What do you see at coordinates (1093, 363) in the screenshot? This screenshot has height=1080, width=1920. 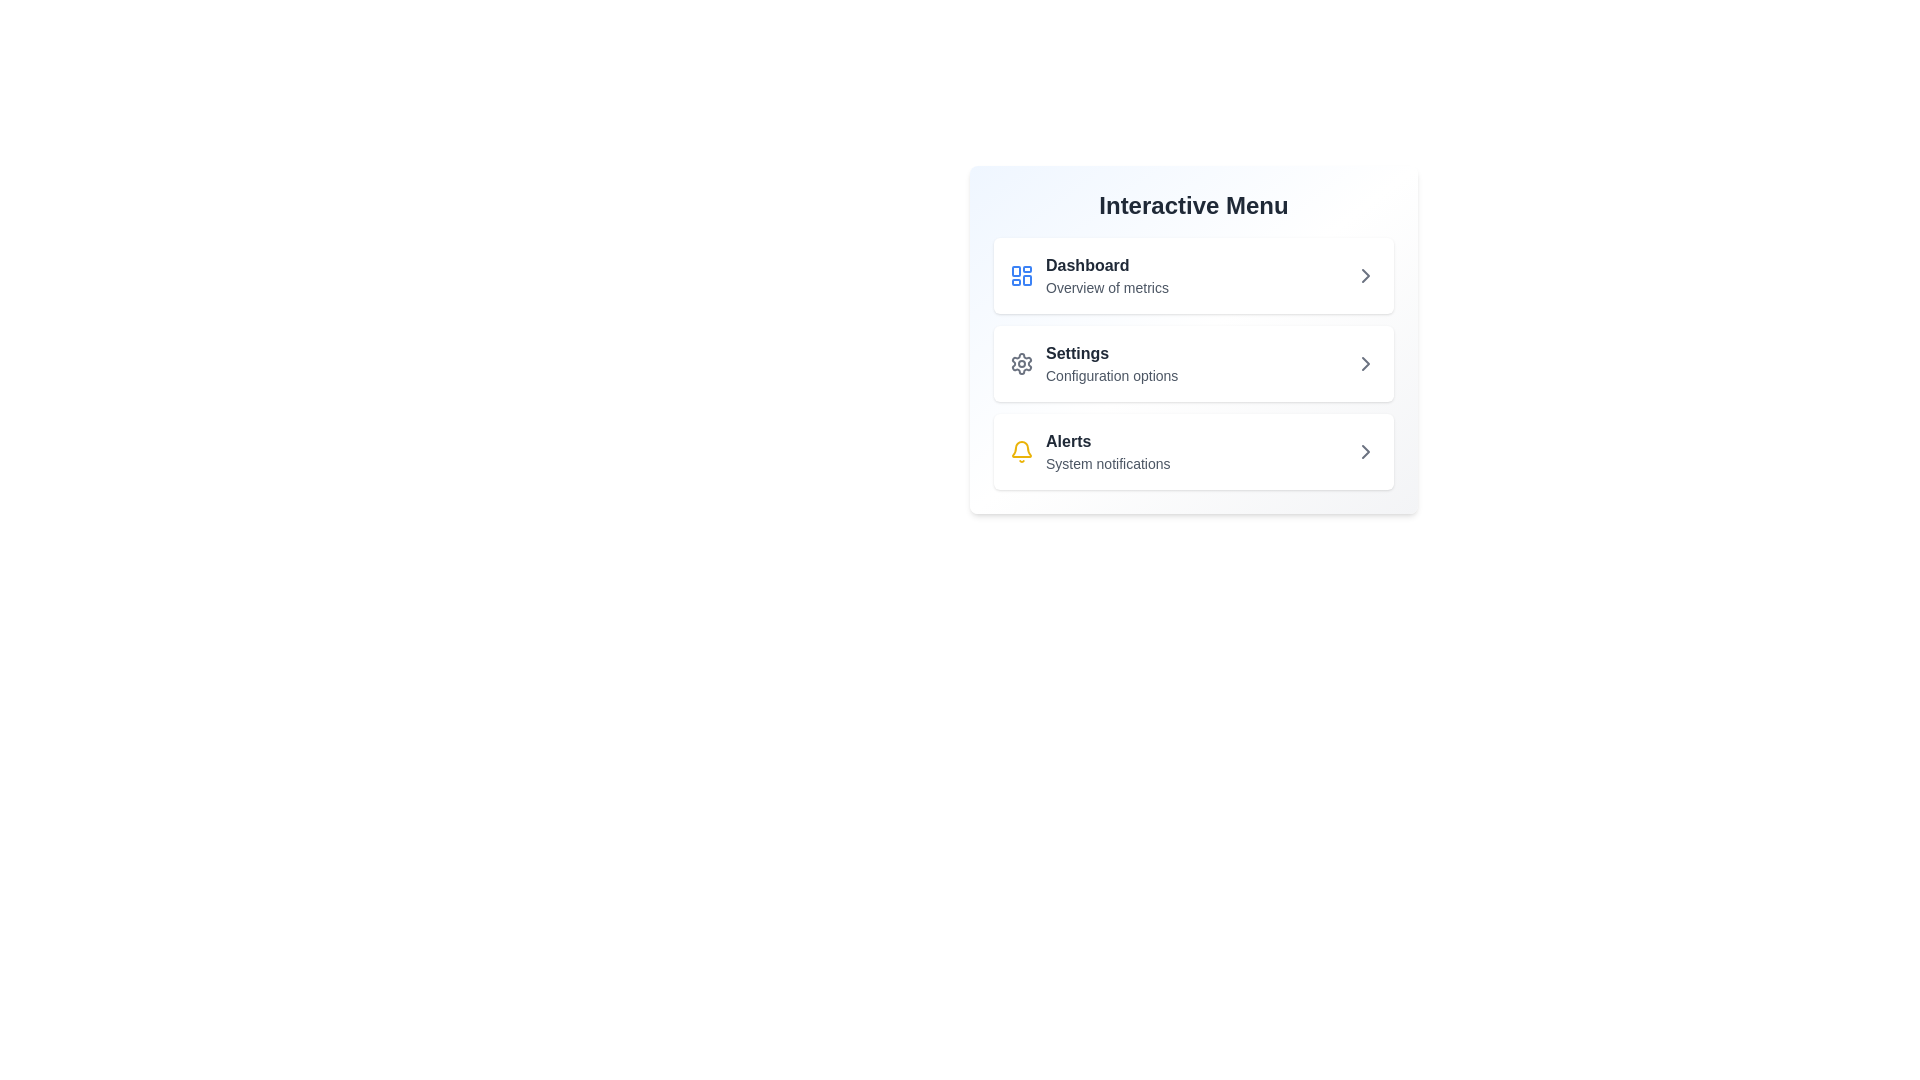 I see `the Navigation link labeled 'Settings' with a gear icon` at bounding box center [1093, 363].